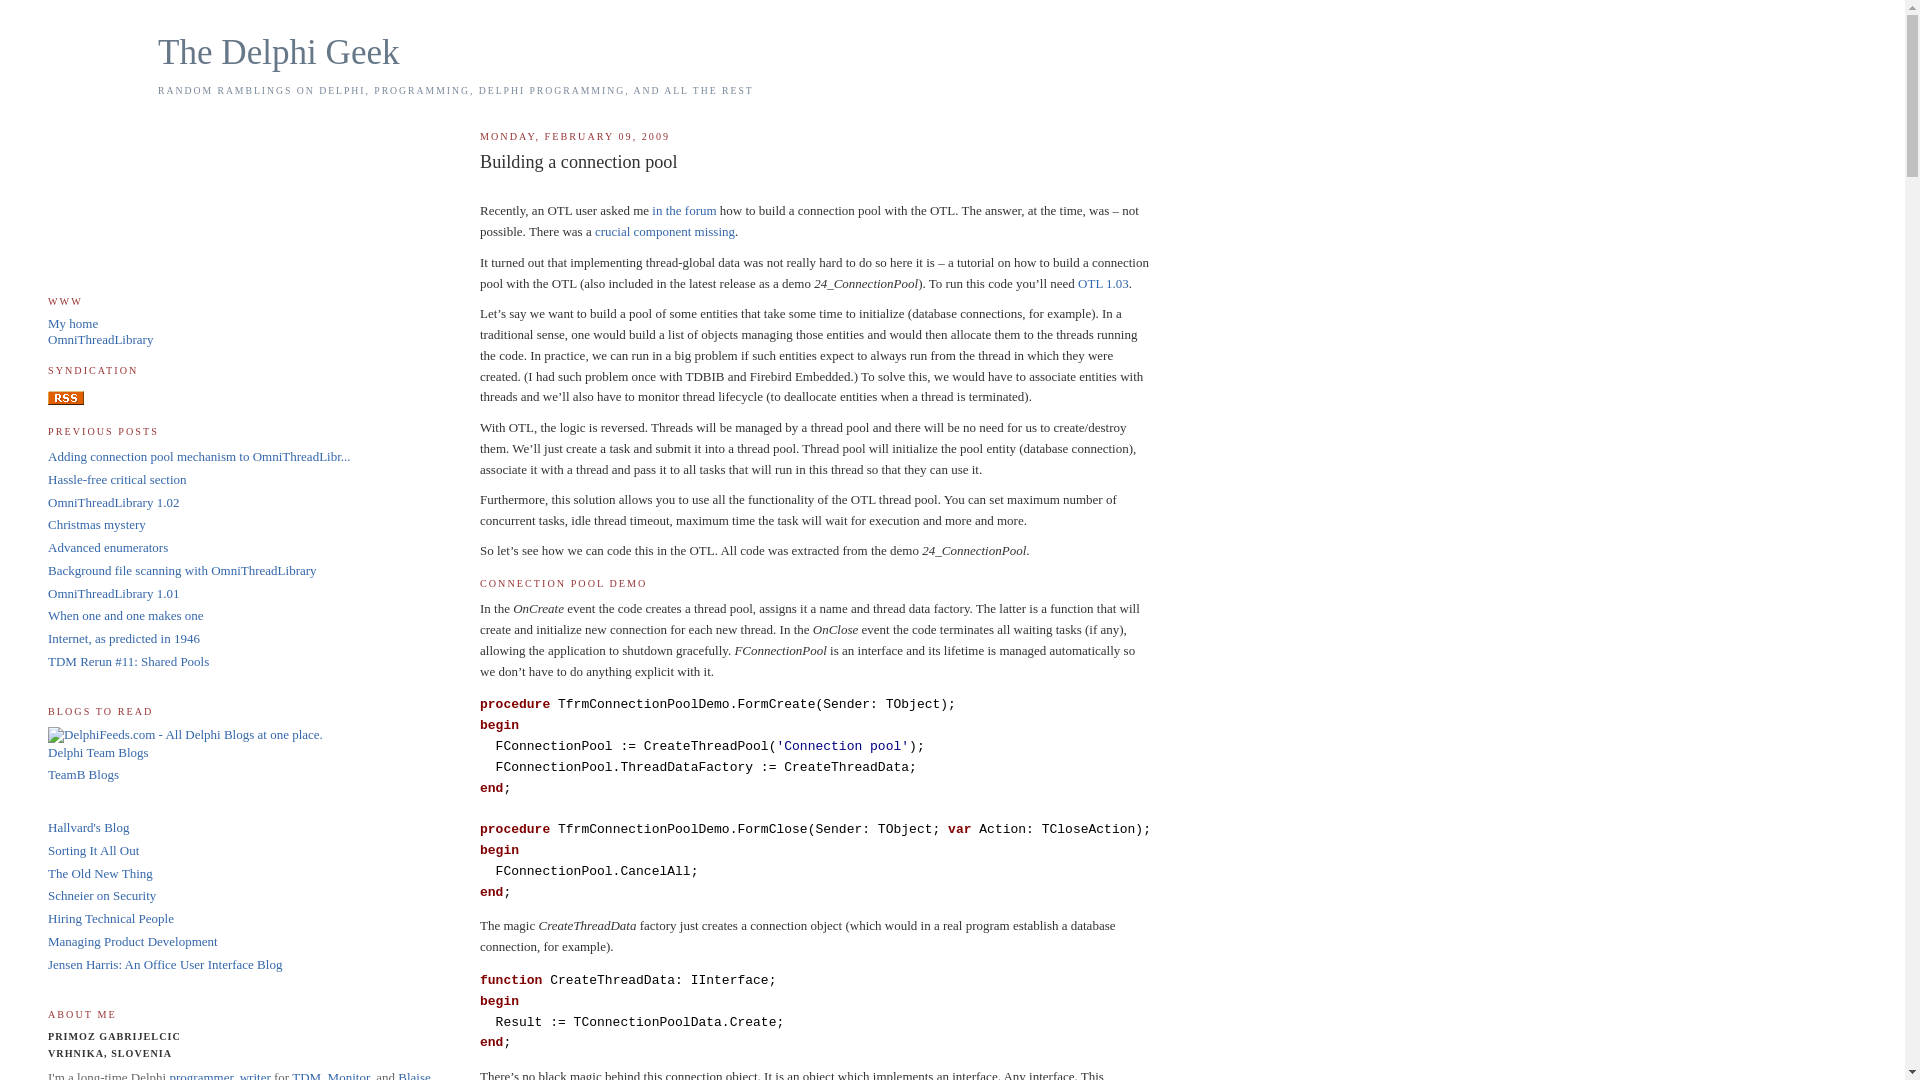 The height and width of the screenshot is (1080, 1920). Describe the element at coordinates (106, 547) in the screenshot. I see `'Advanced enumerators'` at that location.